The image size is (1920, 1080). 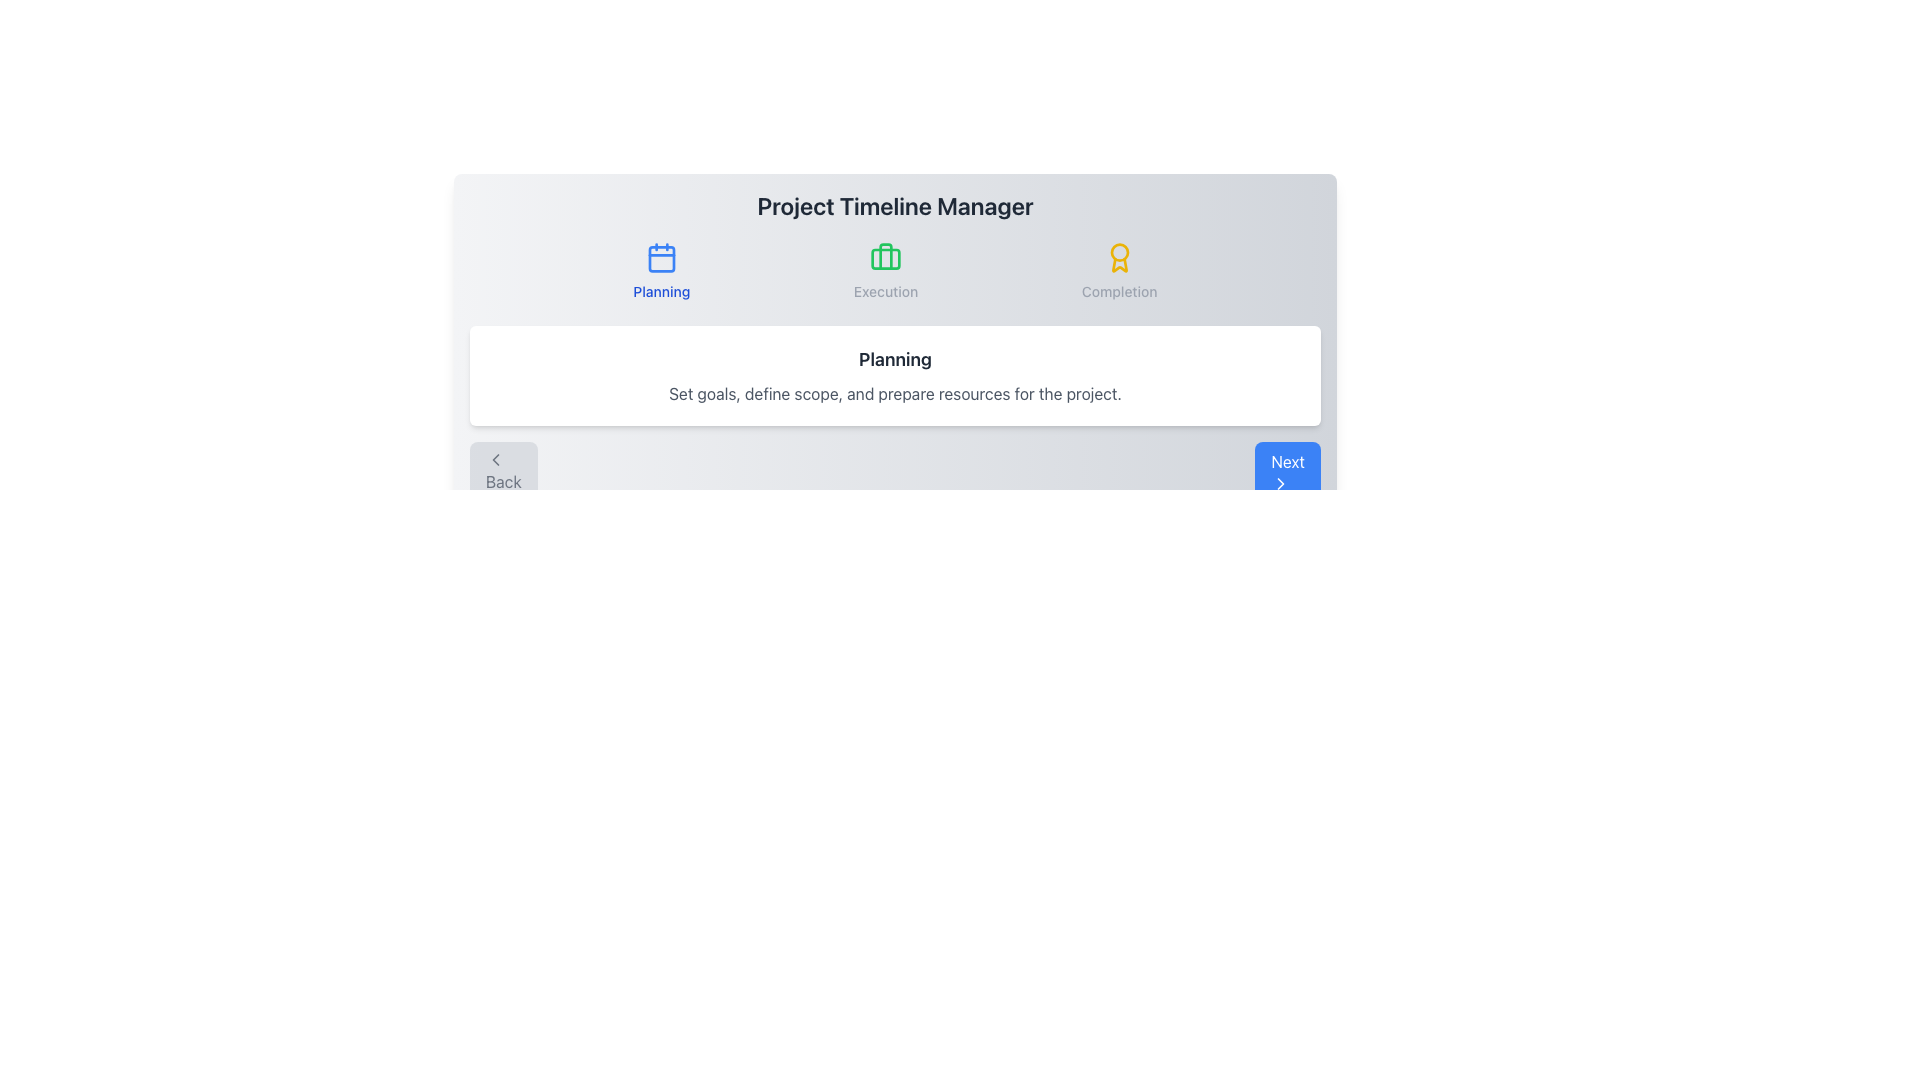 What do you see at coordinates (1118, 257) in the screenshot?
I see `the yellow award icon SVG located at the top right of the 'Project Timeline Manager' header, directly above the 'Completion' text` at bounding box center [1118, 257].